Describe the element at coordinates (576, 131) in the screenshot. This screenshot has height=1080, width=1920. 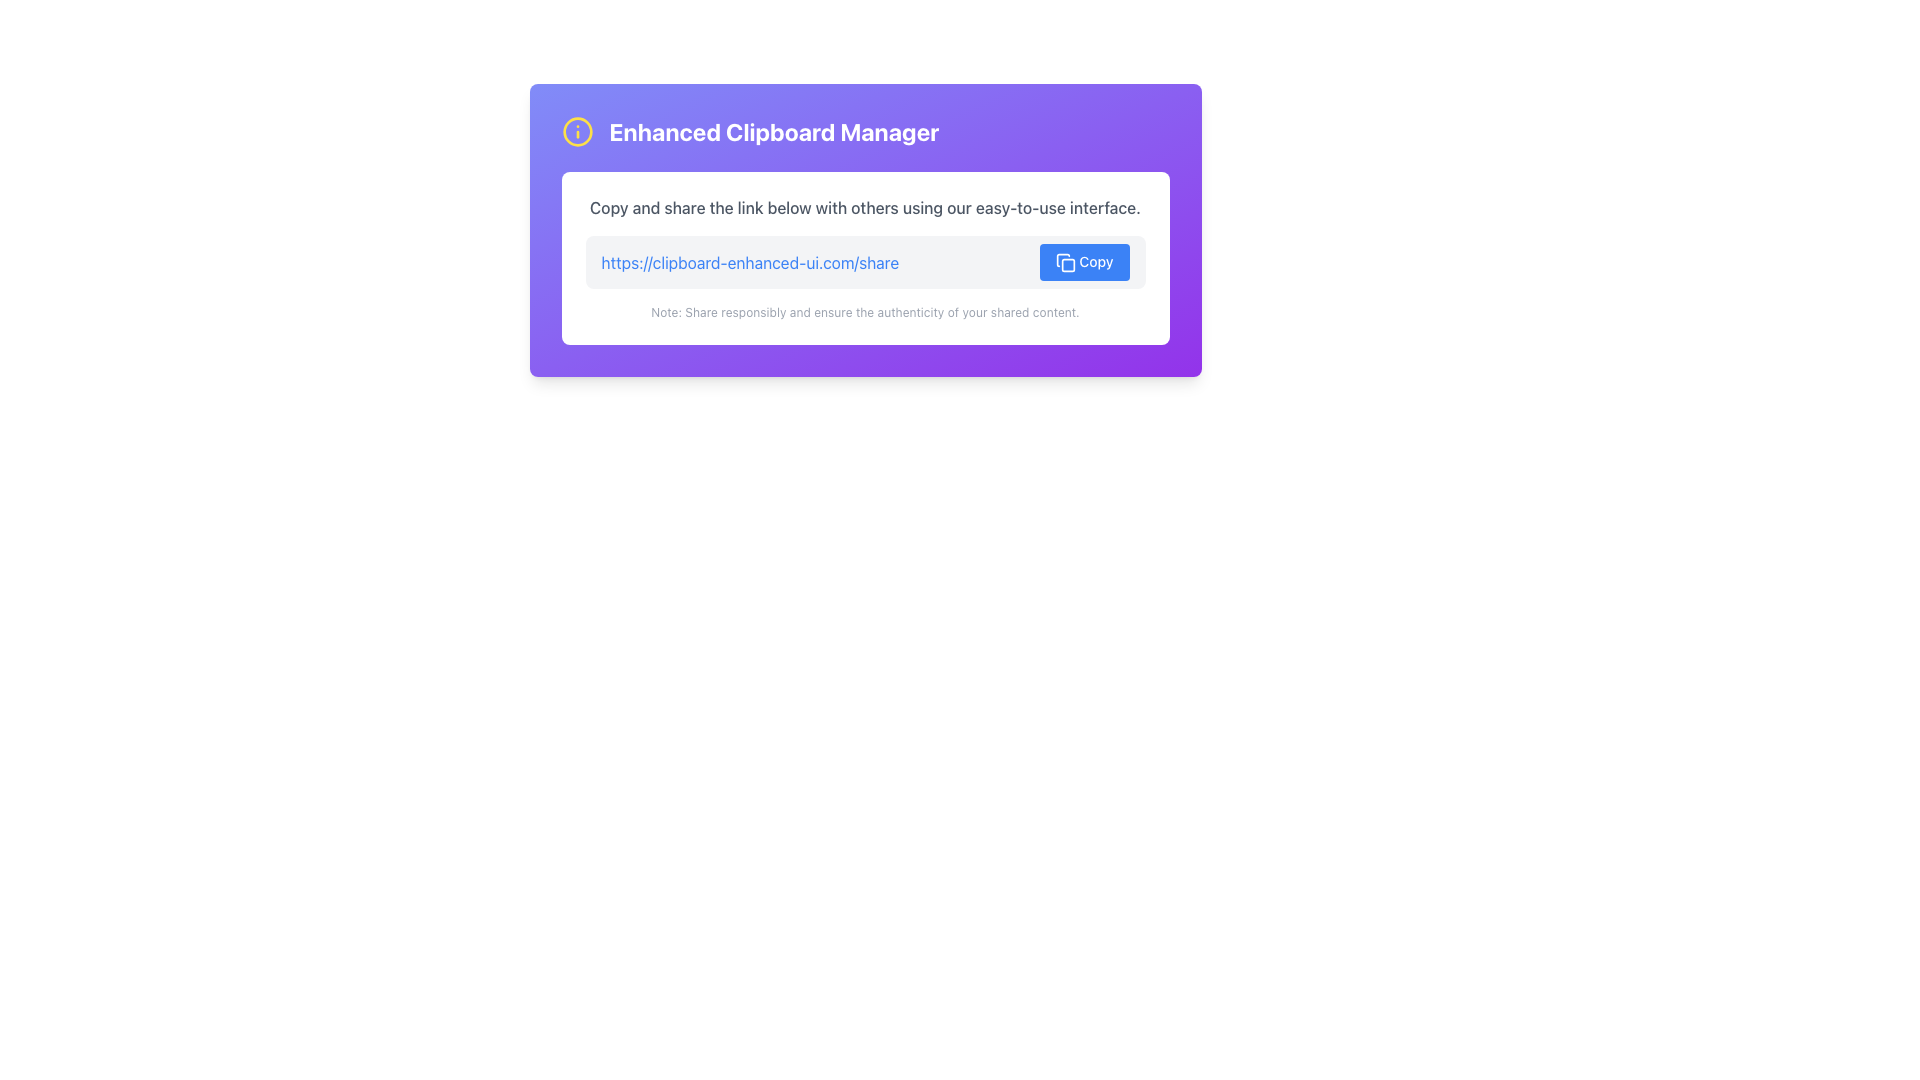
I see `the icon associated with the 'Enhanced Clipboard Manager' section, positioned at the far left before the text` at that location.